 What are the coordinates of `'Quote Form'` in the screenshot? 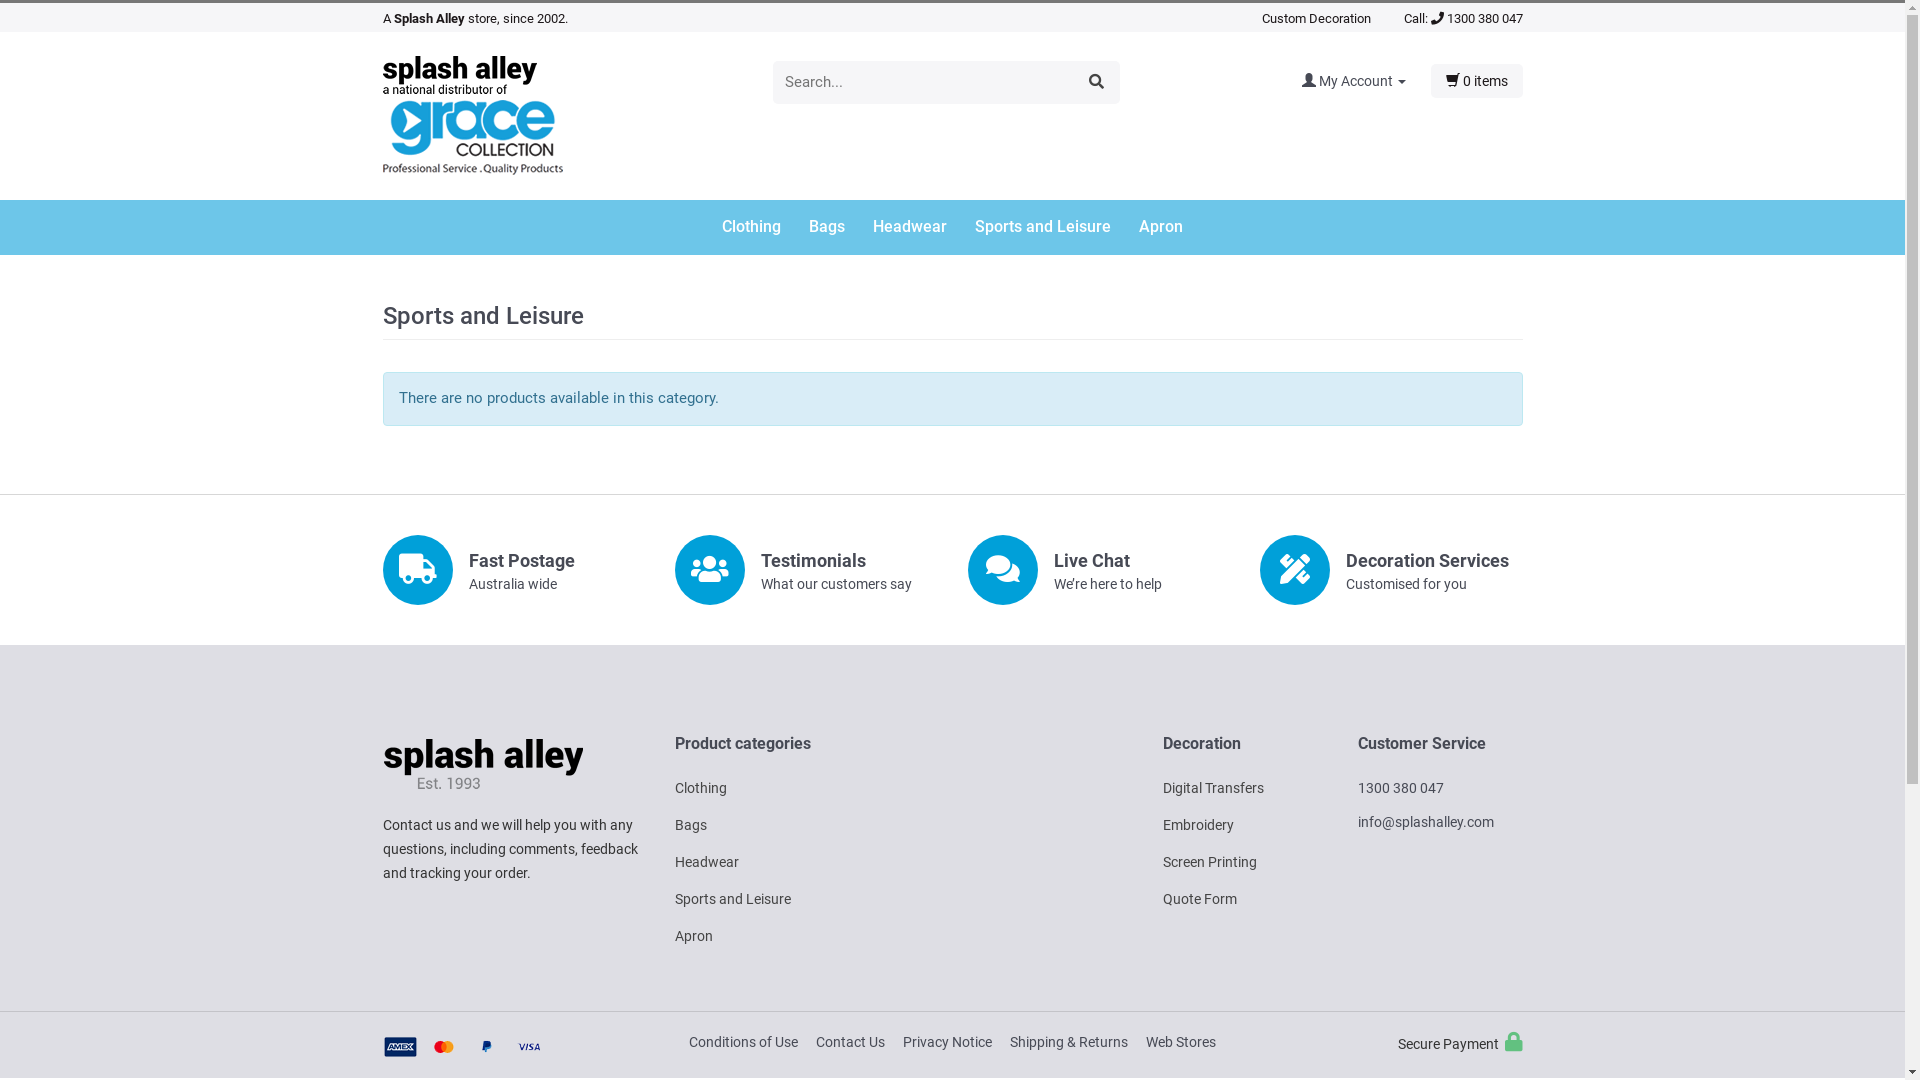 It's located at (1199, 897).